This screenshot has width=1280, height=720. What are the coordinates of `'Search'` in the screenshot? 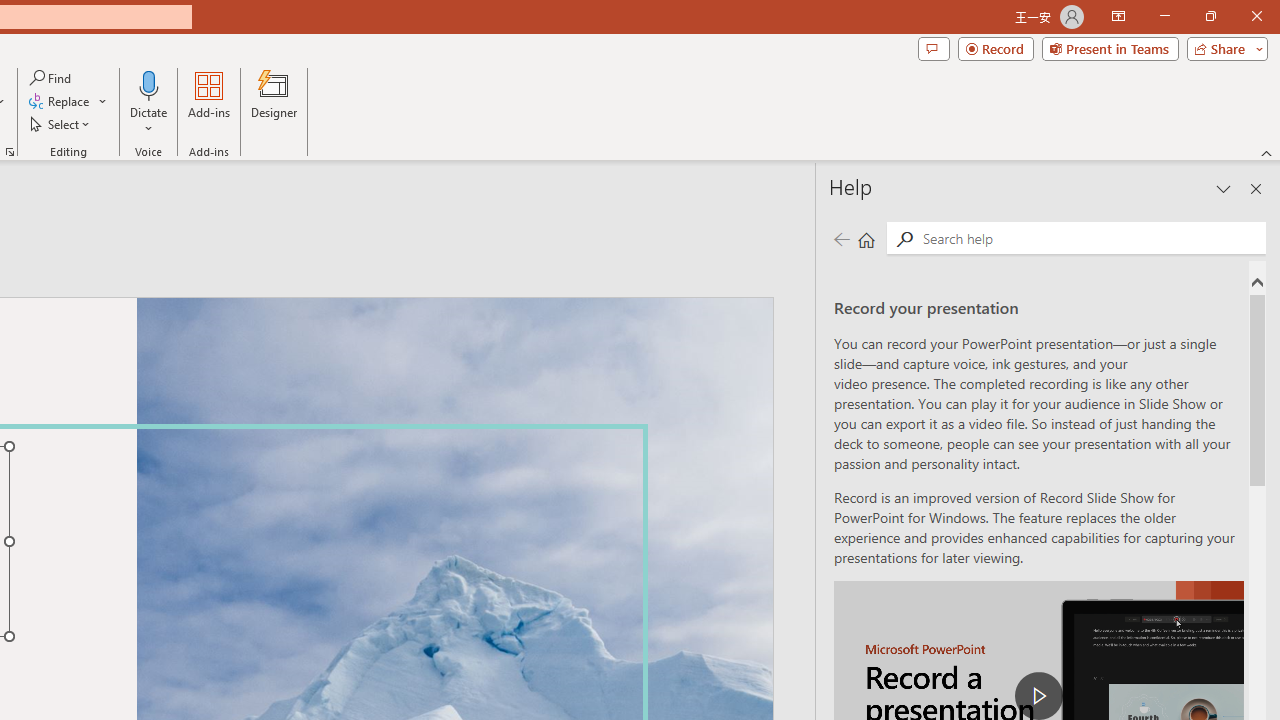 It's located at (903, 238).